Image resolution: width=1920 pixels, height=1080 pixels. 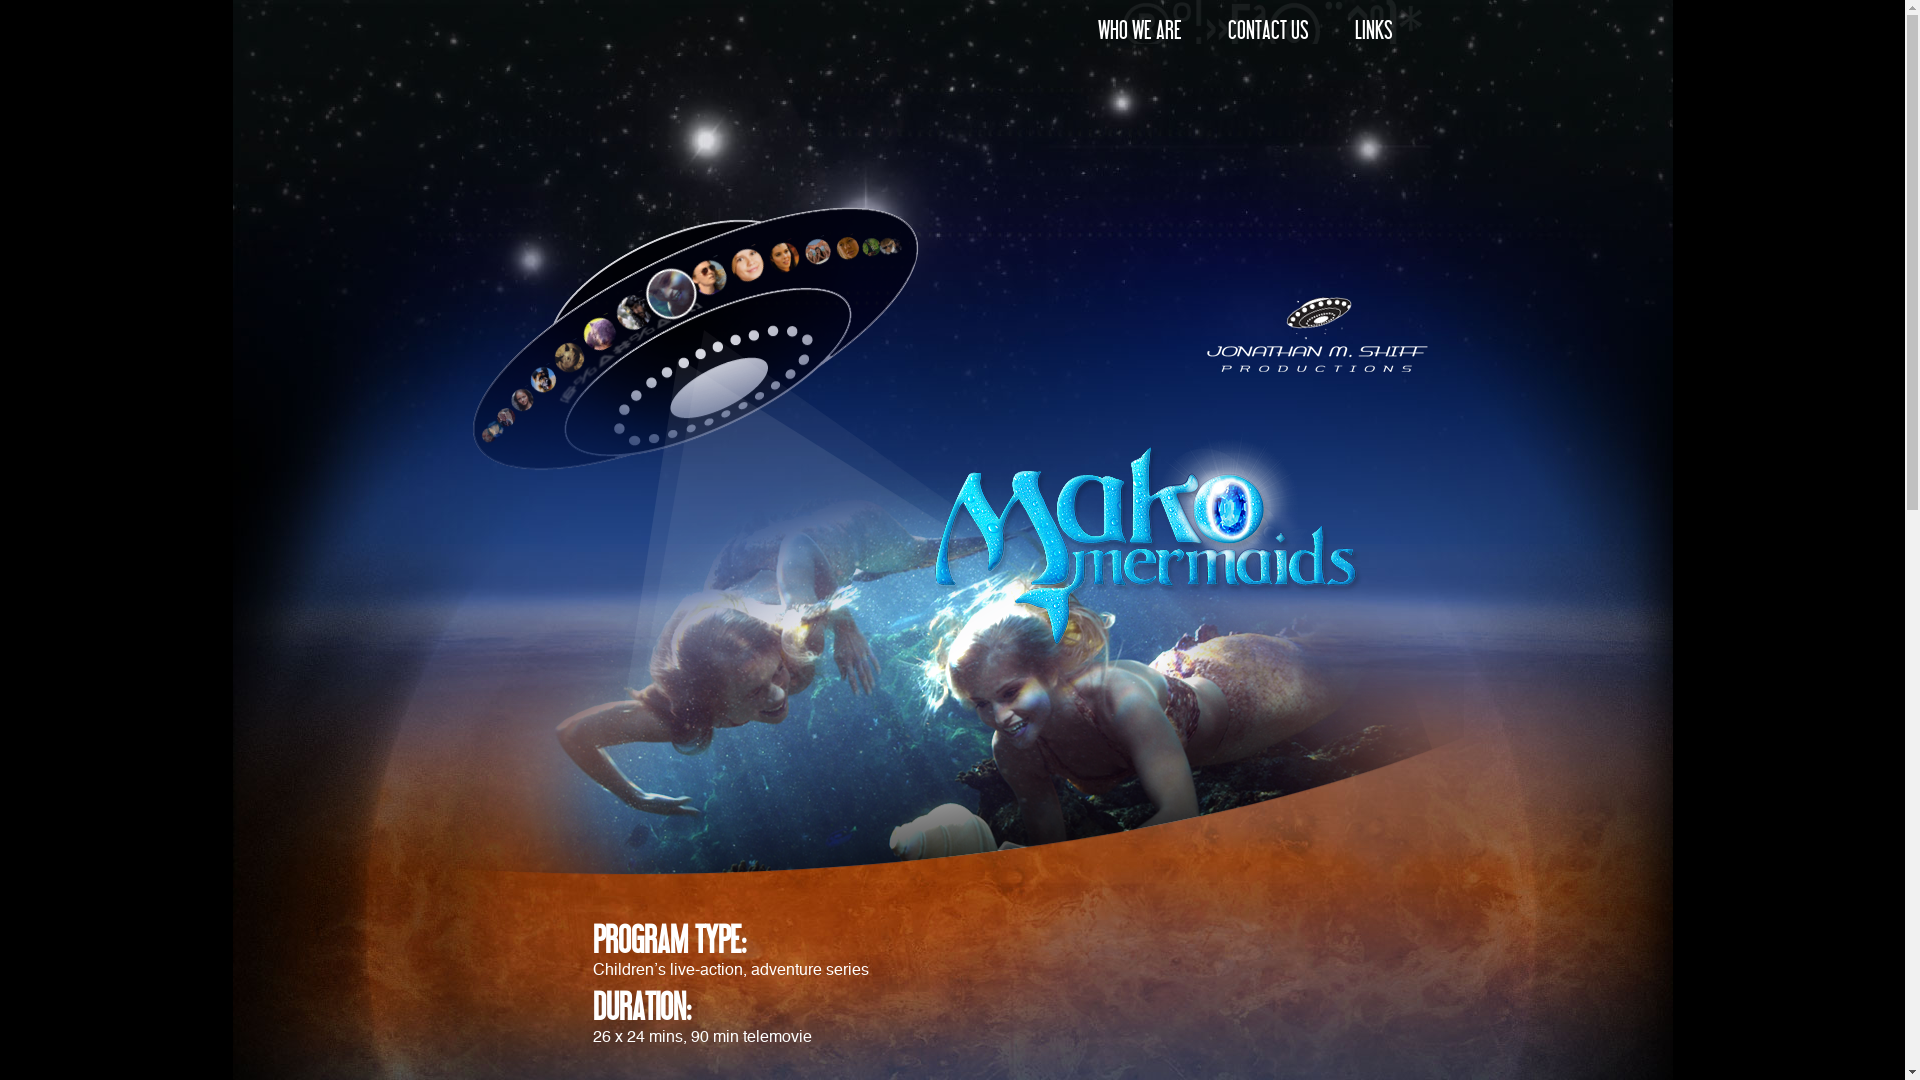 I want to click on 'MakoMermaids', so click(x=662, y=290).